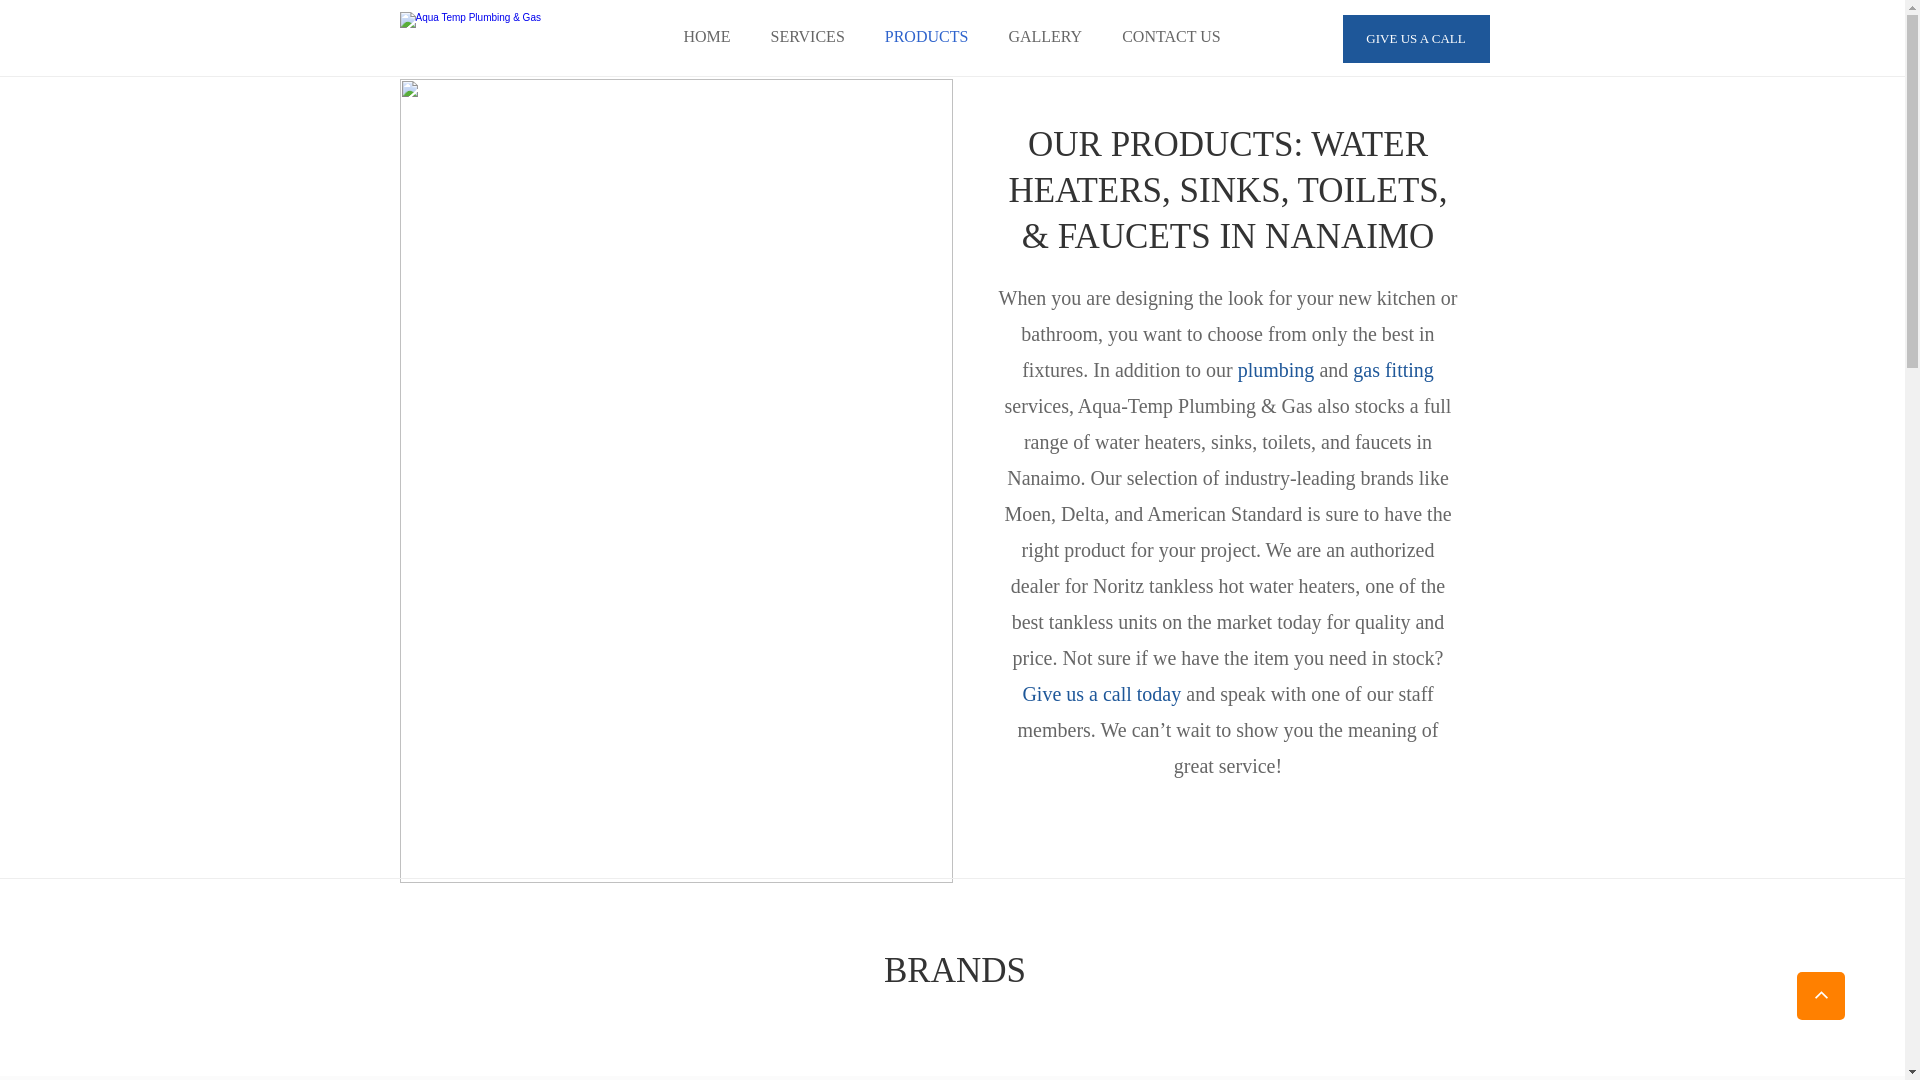 Image resolution: width=1920 pixels, height=1080 pixels. I want to click on 'Give us a call today', so click(1100, 693).